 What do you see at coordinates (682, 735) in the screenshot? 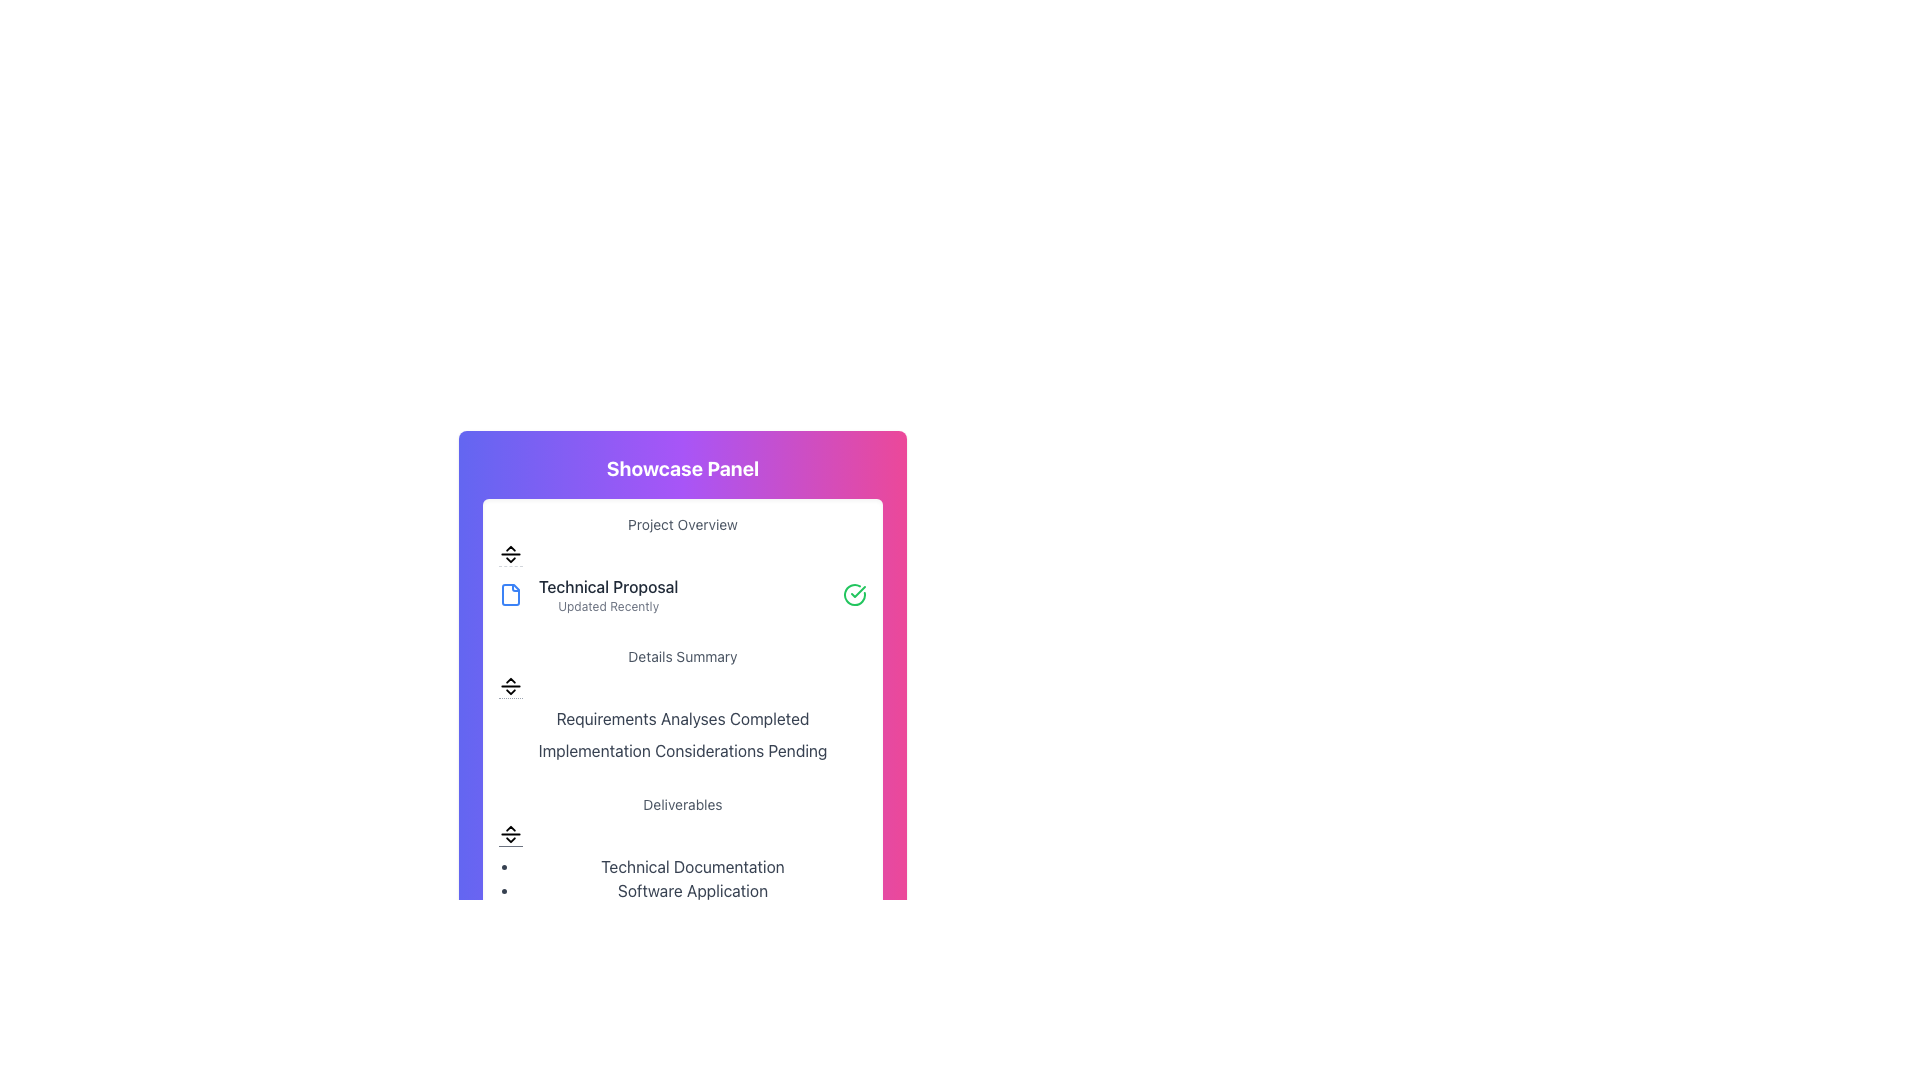
I see `text from the Text Block displaying 'Requirements Analyses Completed' and 'Implementation Considerations Pending', which is located under the 'Details Summary' section header` at bounding box center [682, 735].